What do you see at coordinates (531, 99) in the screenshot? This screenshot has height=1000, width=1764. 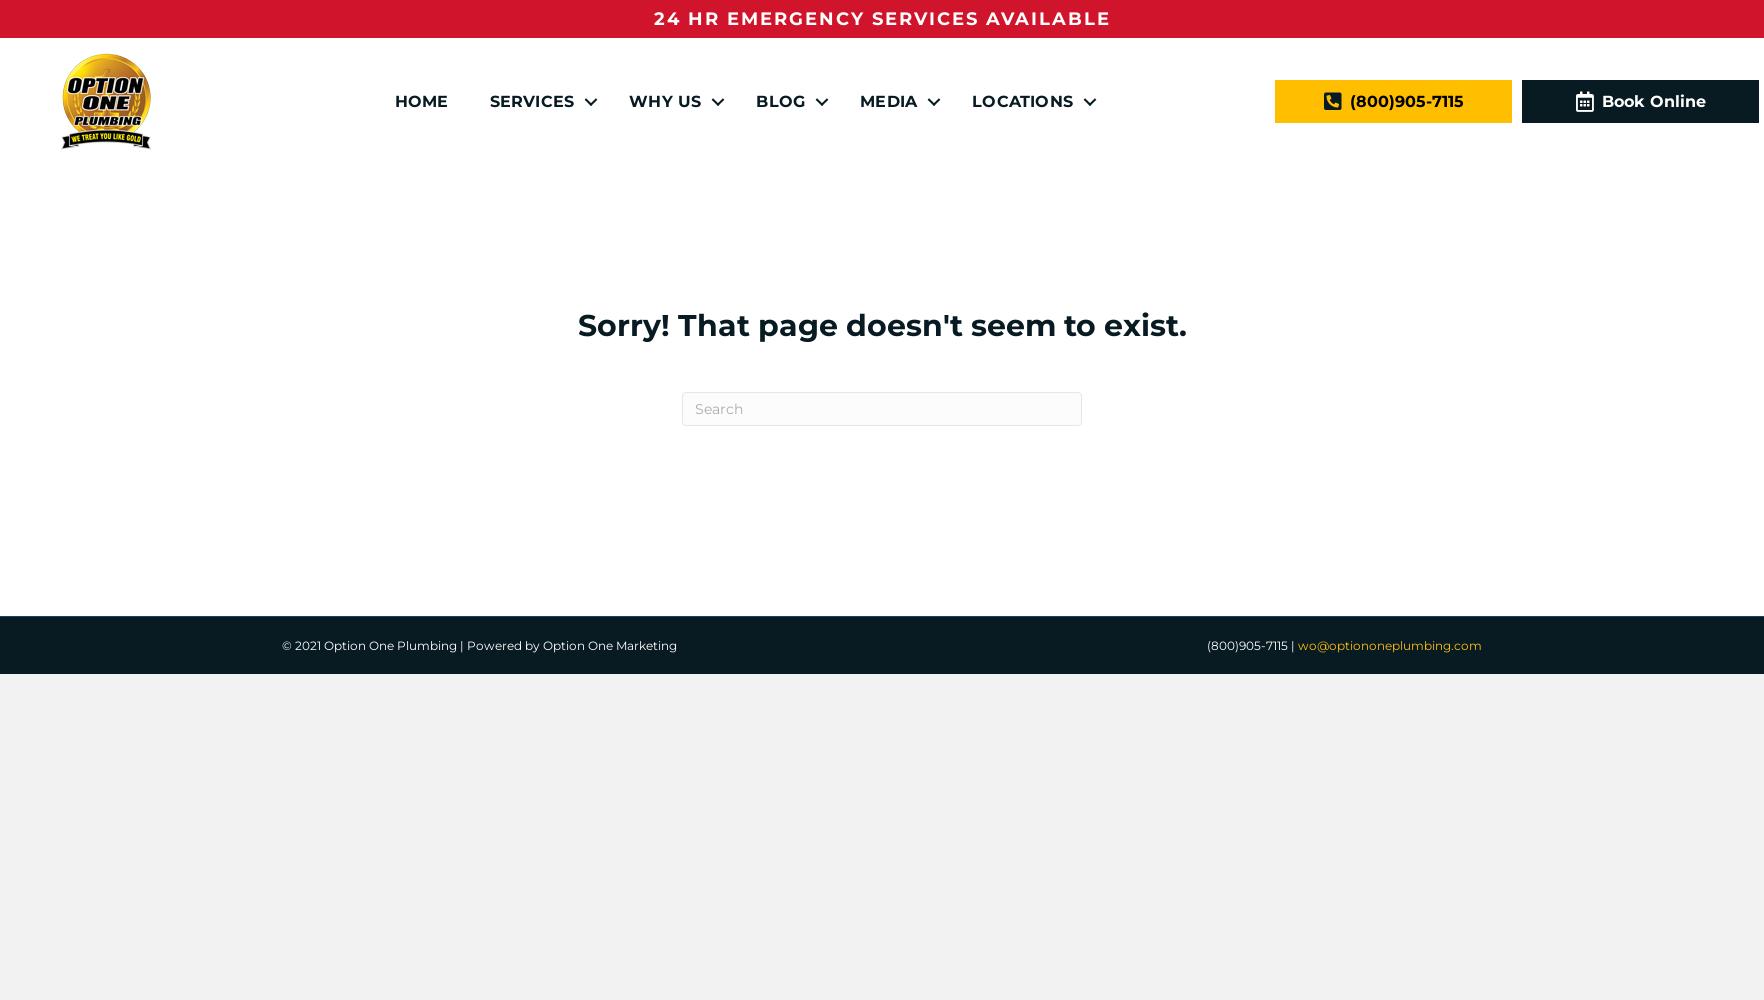 I see `'Services'` at bounding box center [531, 99].